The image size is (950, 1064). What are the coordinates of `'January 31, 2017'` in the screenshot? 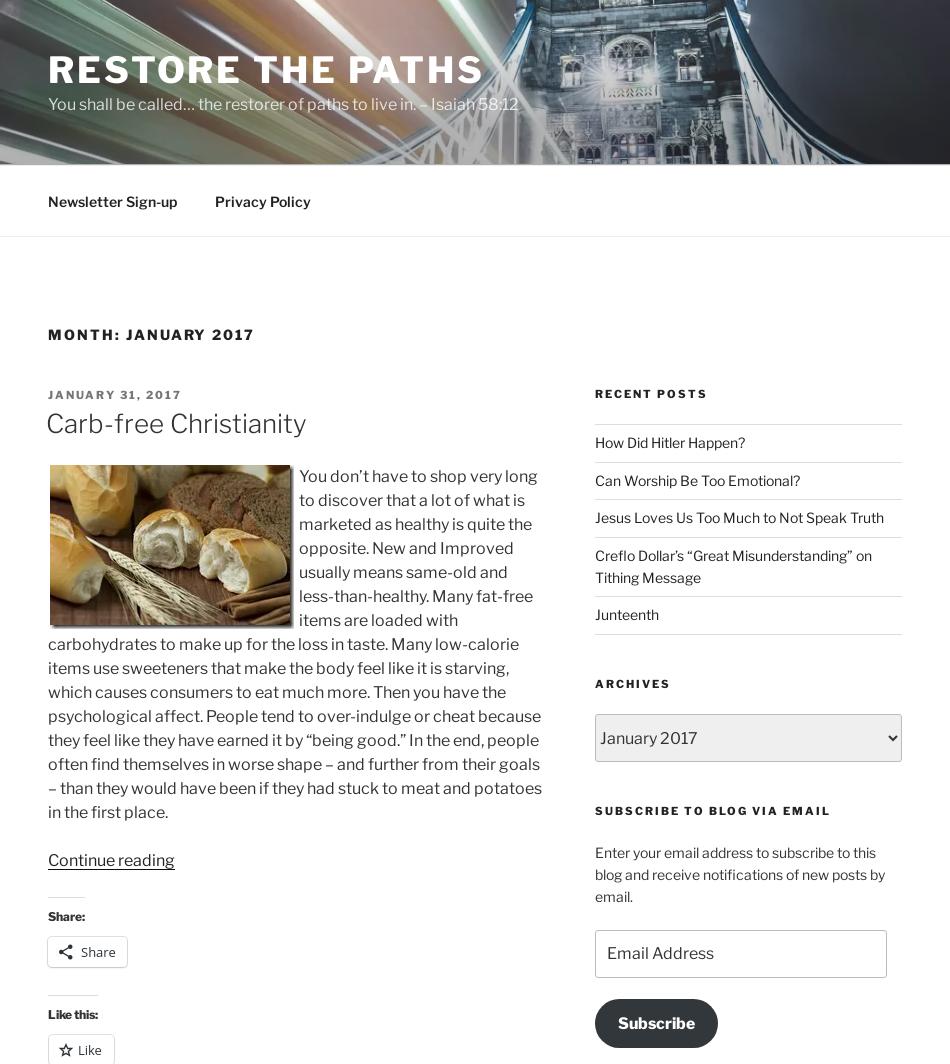 It's located at (115, 394).